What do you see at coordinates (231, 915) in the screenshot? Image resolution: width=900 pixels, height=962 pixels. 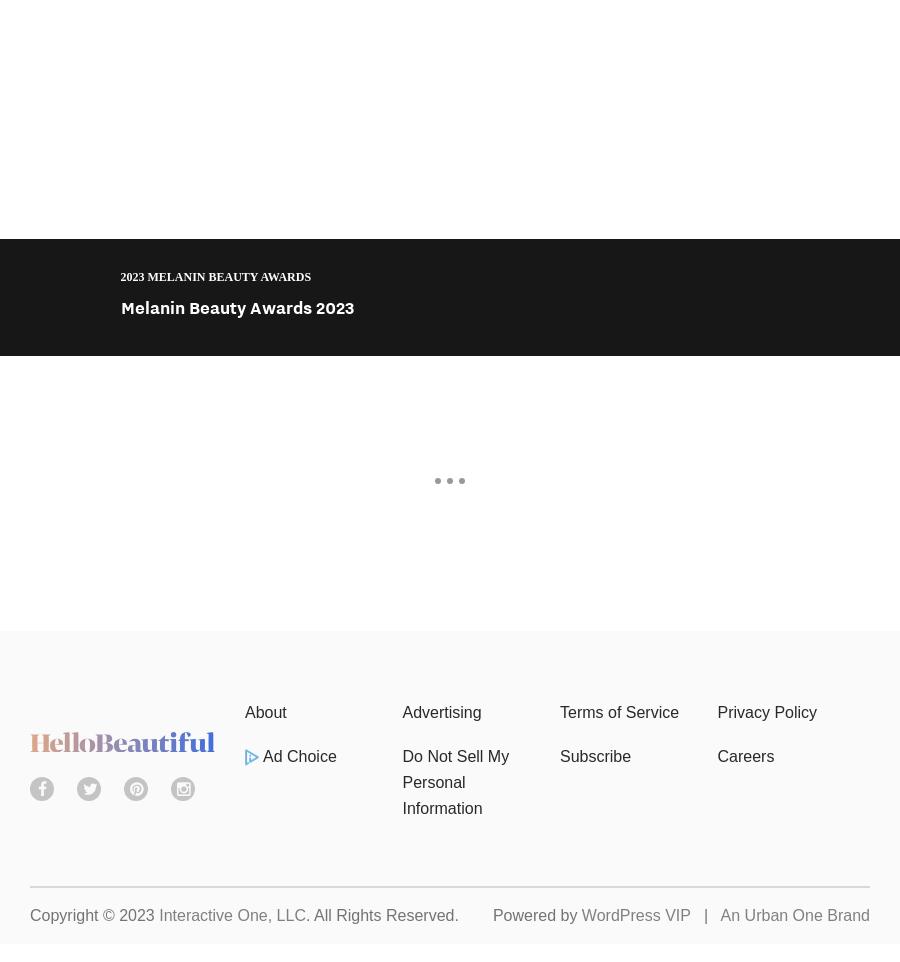 I see `'Interactive One, LLC'` at bounding box center [231, 915].